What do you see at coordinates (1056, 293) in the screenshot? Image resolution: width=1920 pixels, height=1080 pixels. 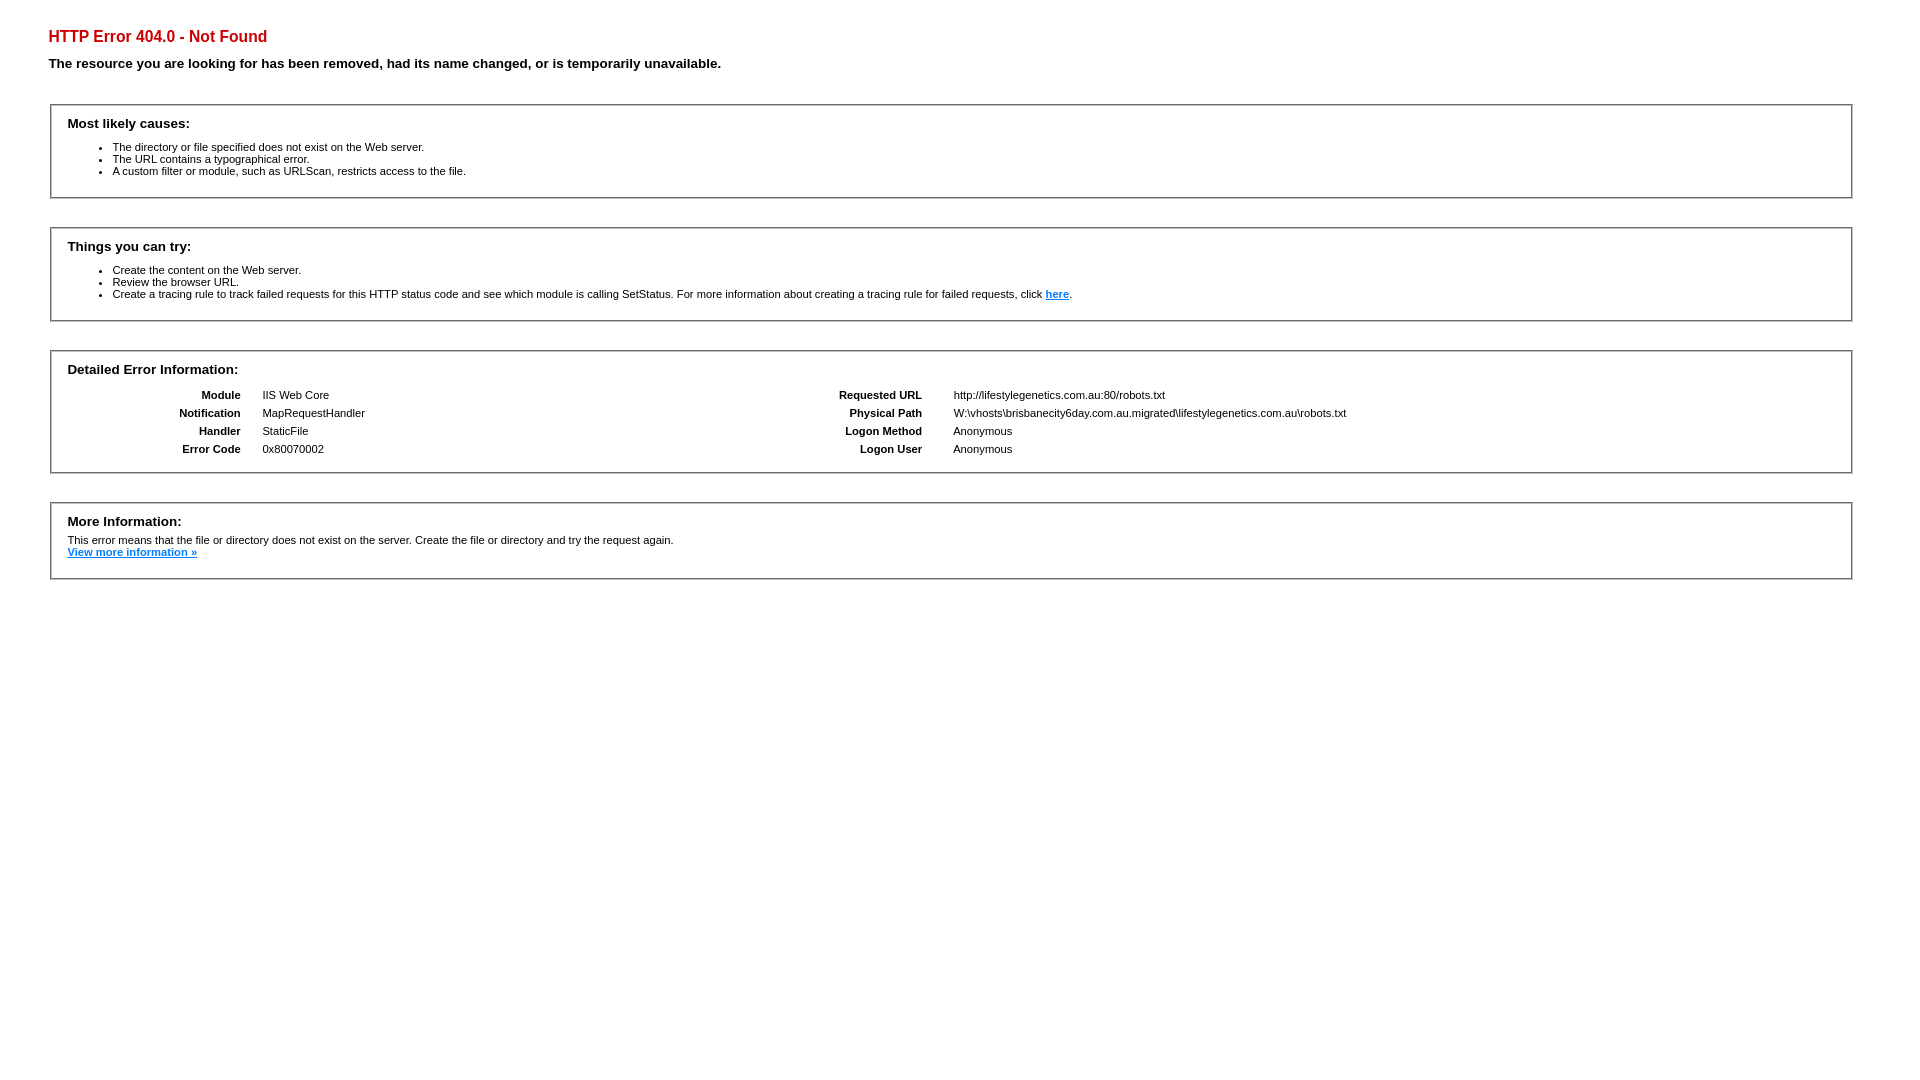 I see `'here'` at bounding box center [1056, 293].